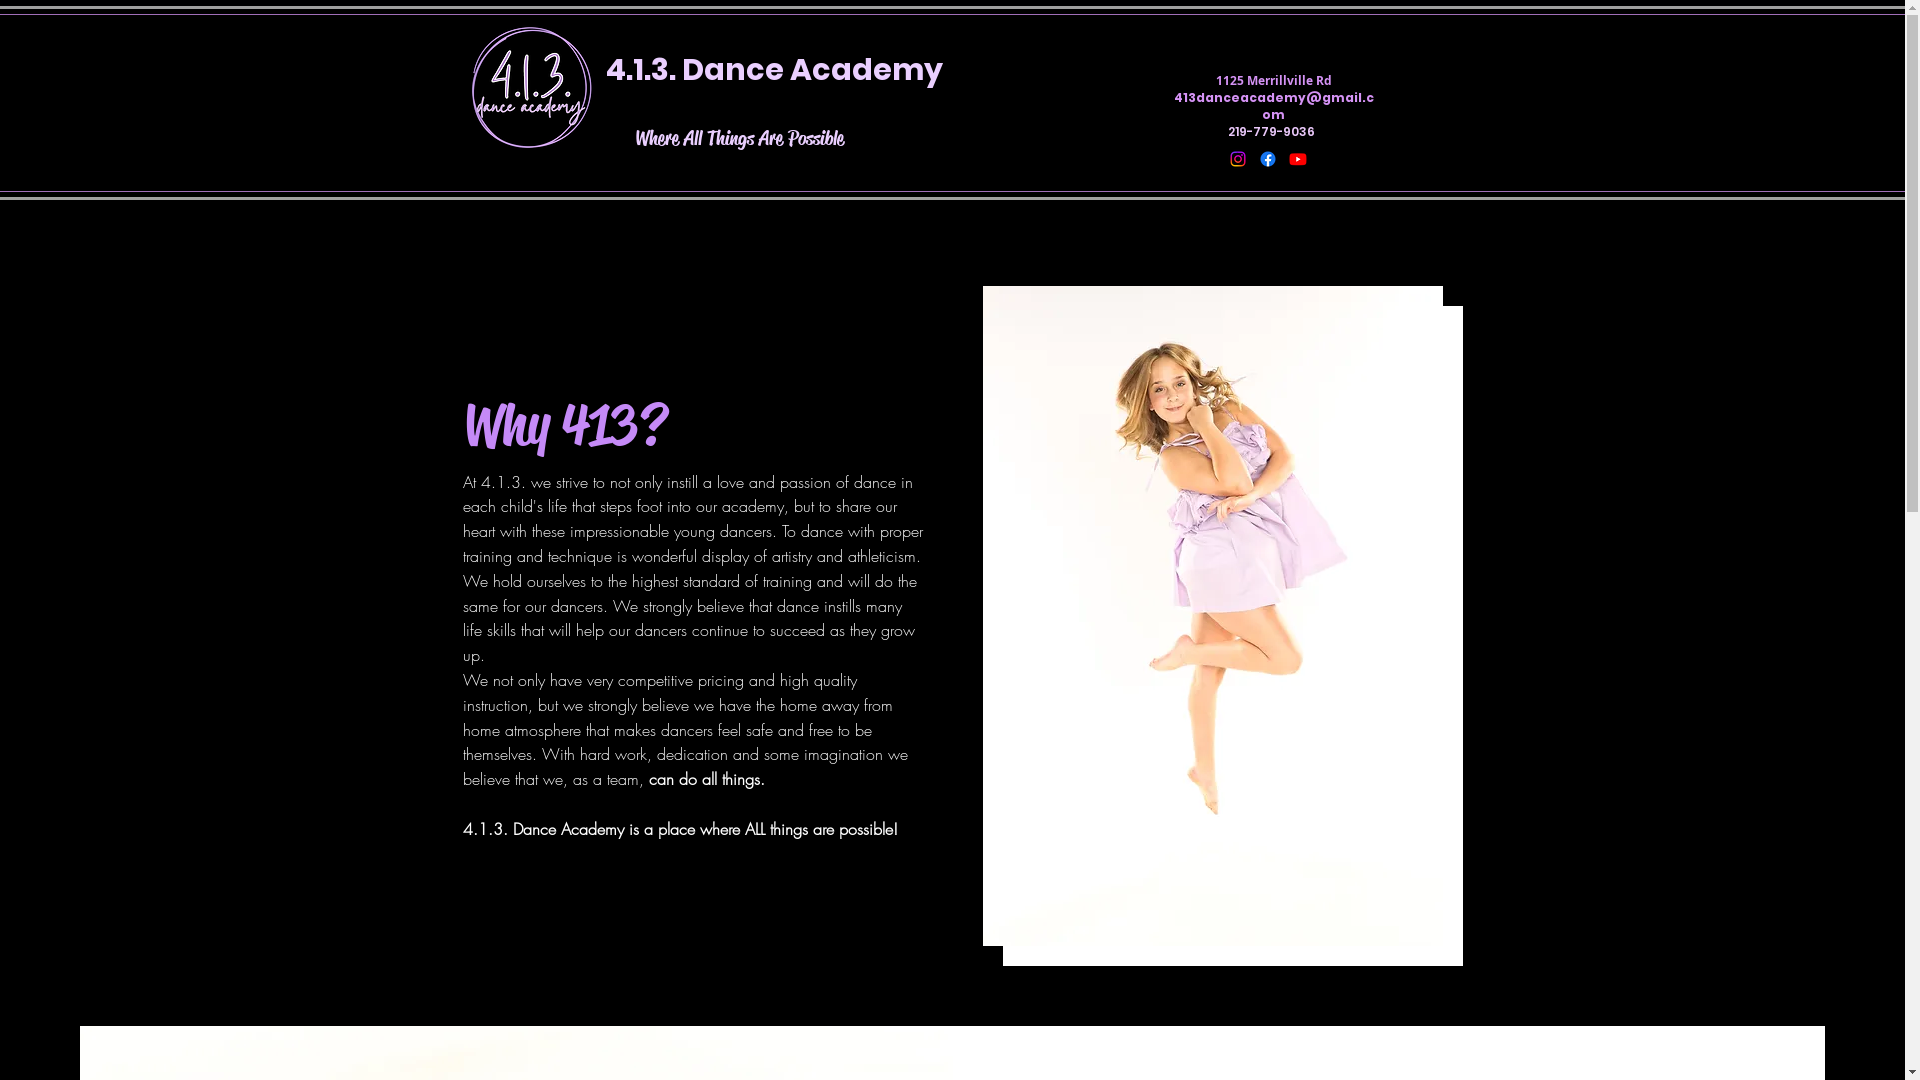 This screenshot has height=1080, width=1920. I want to click on '413danceacademy@gmail.com', so click(1272, 105).